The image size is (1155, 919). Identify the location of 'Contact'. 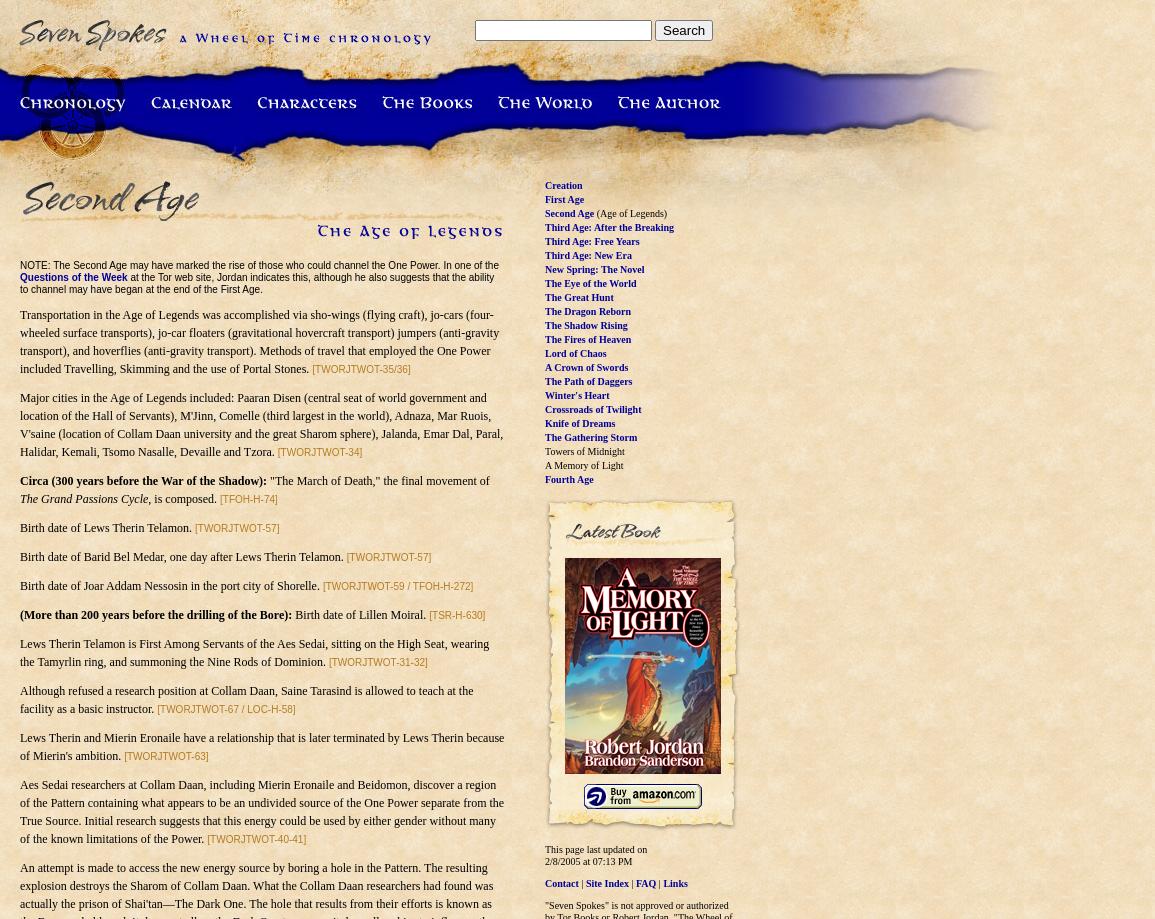
(544, 882).